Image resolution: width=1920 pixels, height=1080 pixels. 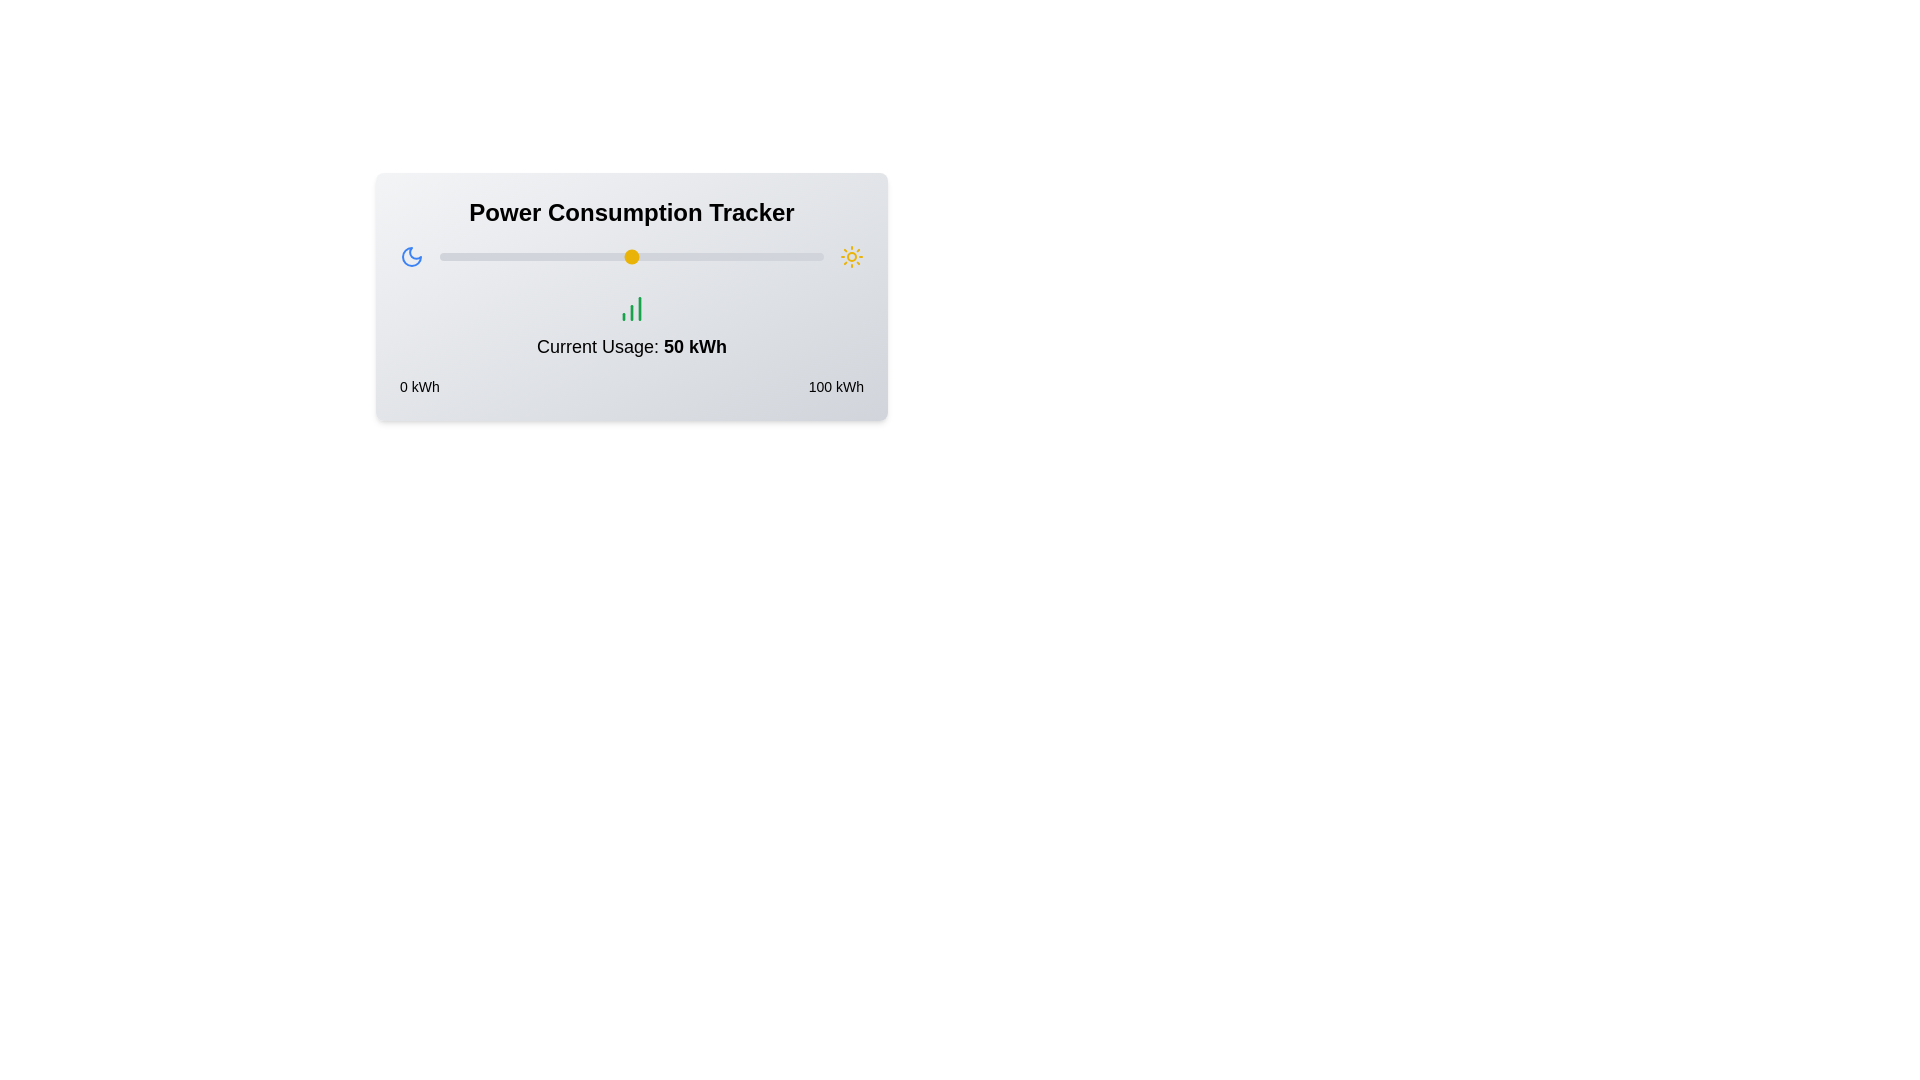 I want to click on the BarChart icon to inspect its appearance, so click(x=631, y=308).